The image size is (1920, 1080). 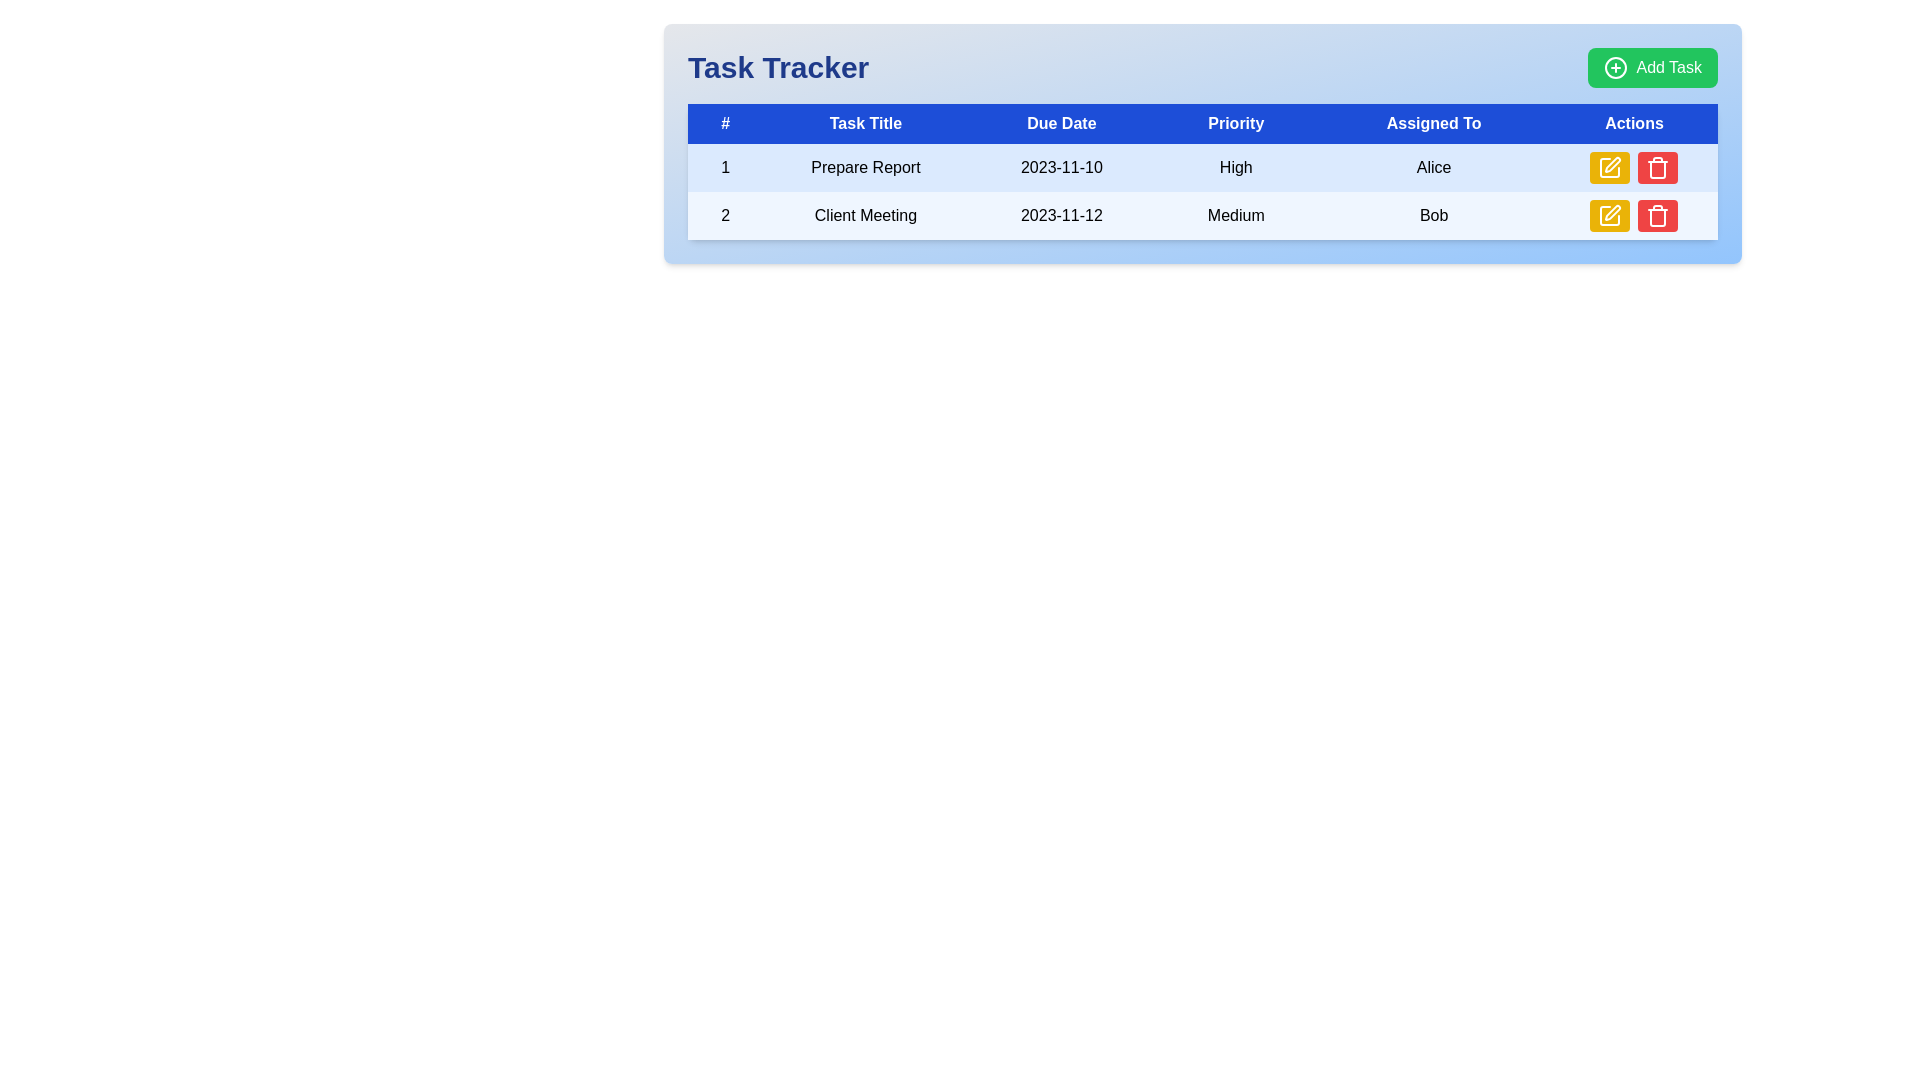 I want to click on the 'Priority' table header, which is the fourth column header in a table with a blue background and white text, so click(x=1235, y=123).